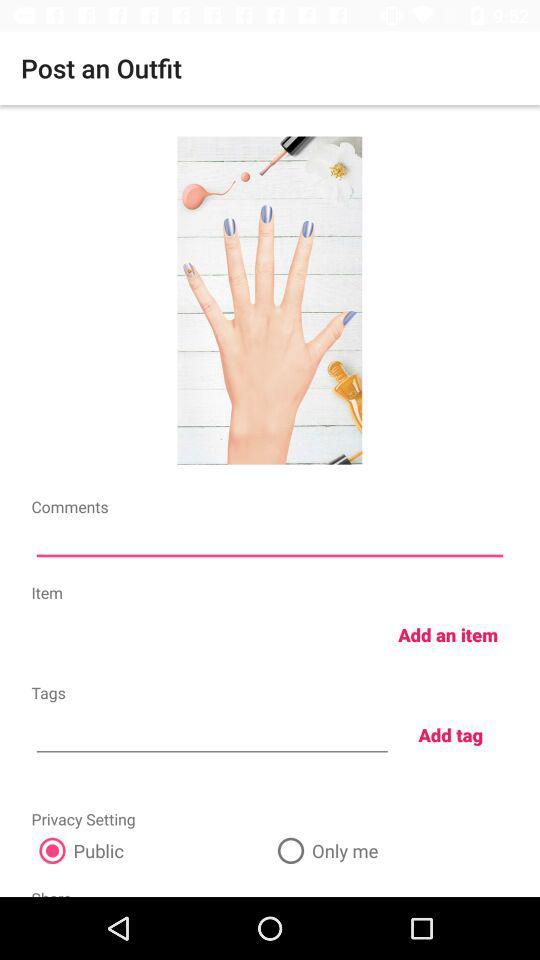 The width and height of the screenshot is (540, 960). What do you see at coordinates (149, 849) in the screenshot?
I see `the item below privacy setting item` at bounding box center [149, 849].